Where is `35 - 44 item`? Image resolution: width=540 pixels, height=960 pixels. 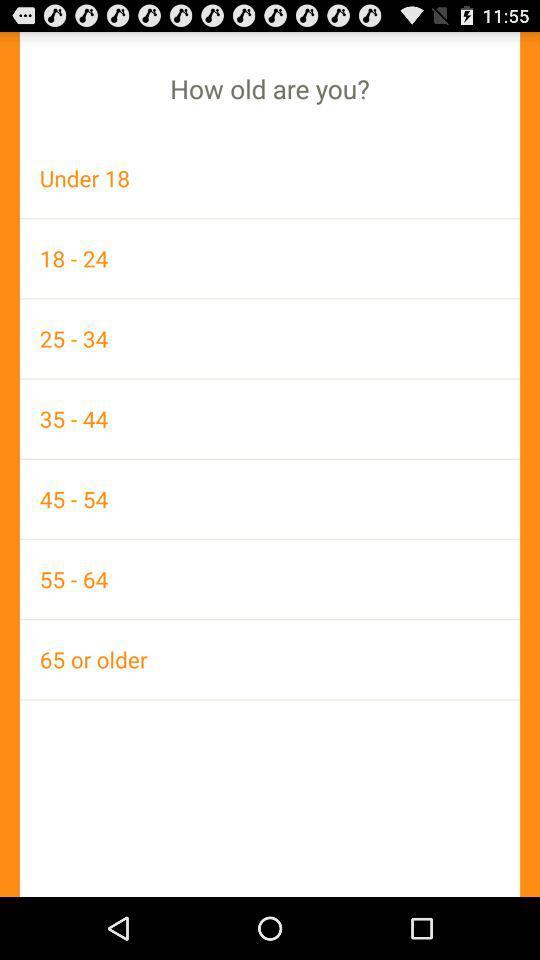
35 - 44 item is located at coordinates (270, 417).